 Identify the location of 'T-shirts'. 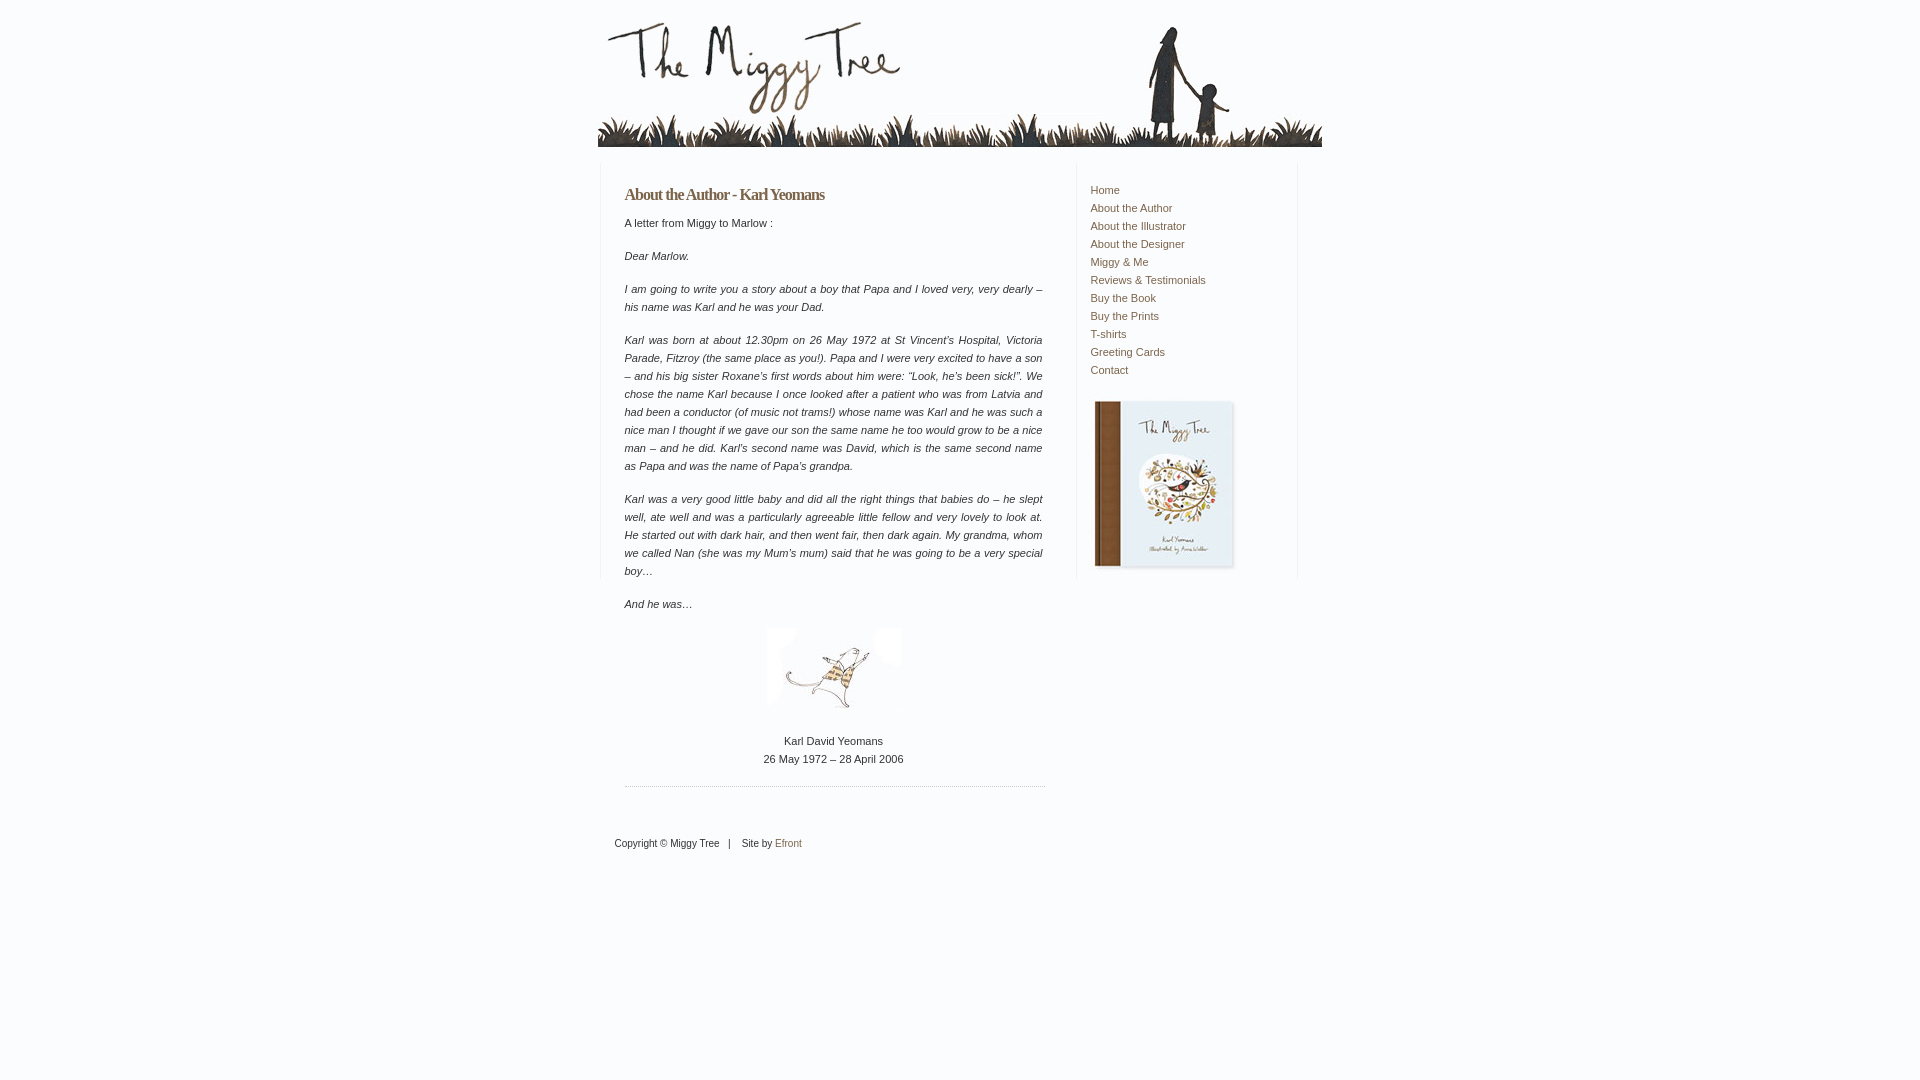
(1180, 333).